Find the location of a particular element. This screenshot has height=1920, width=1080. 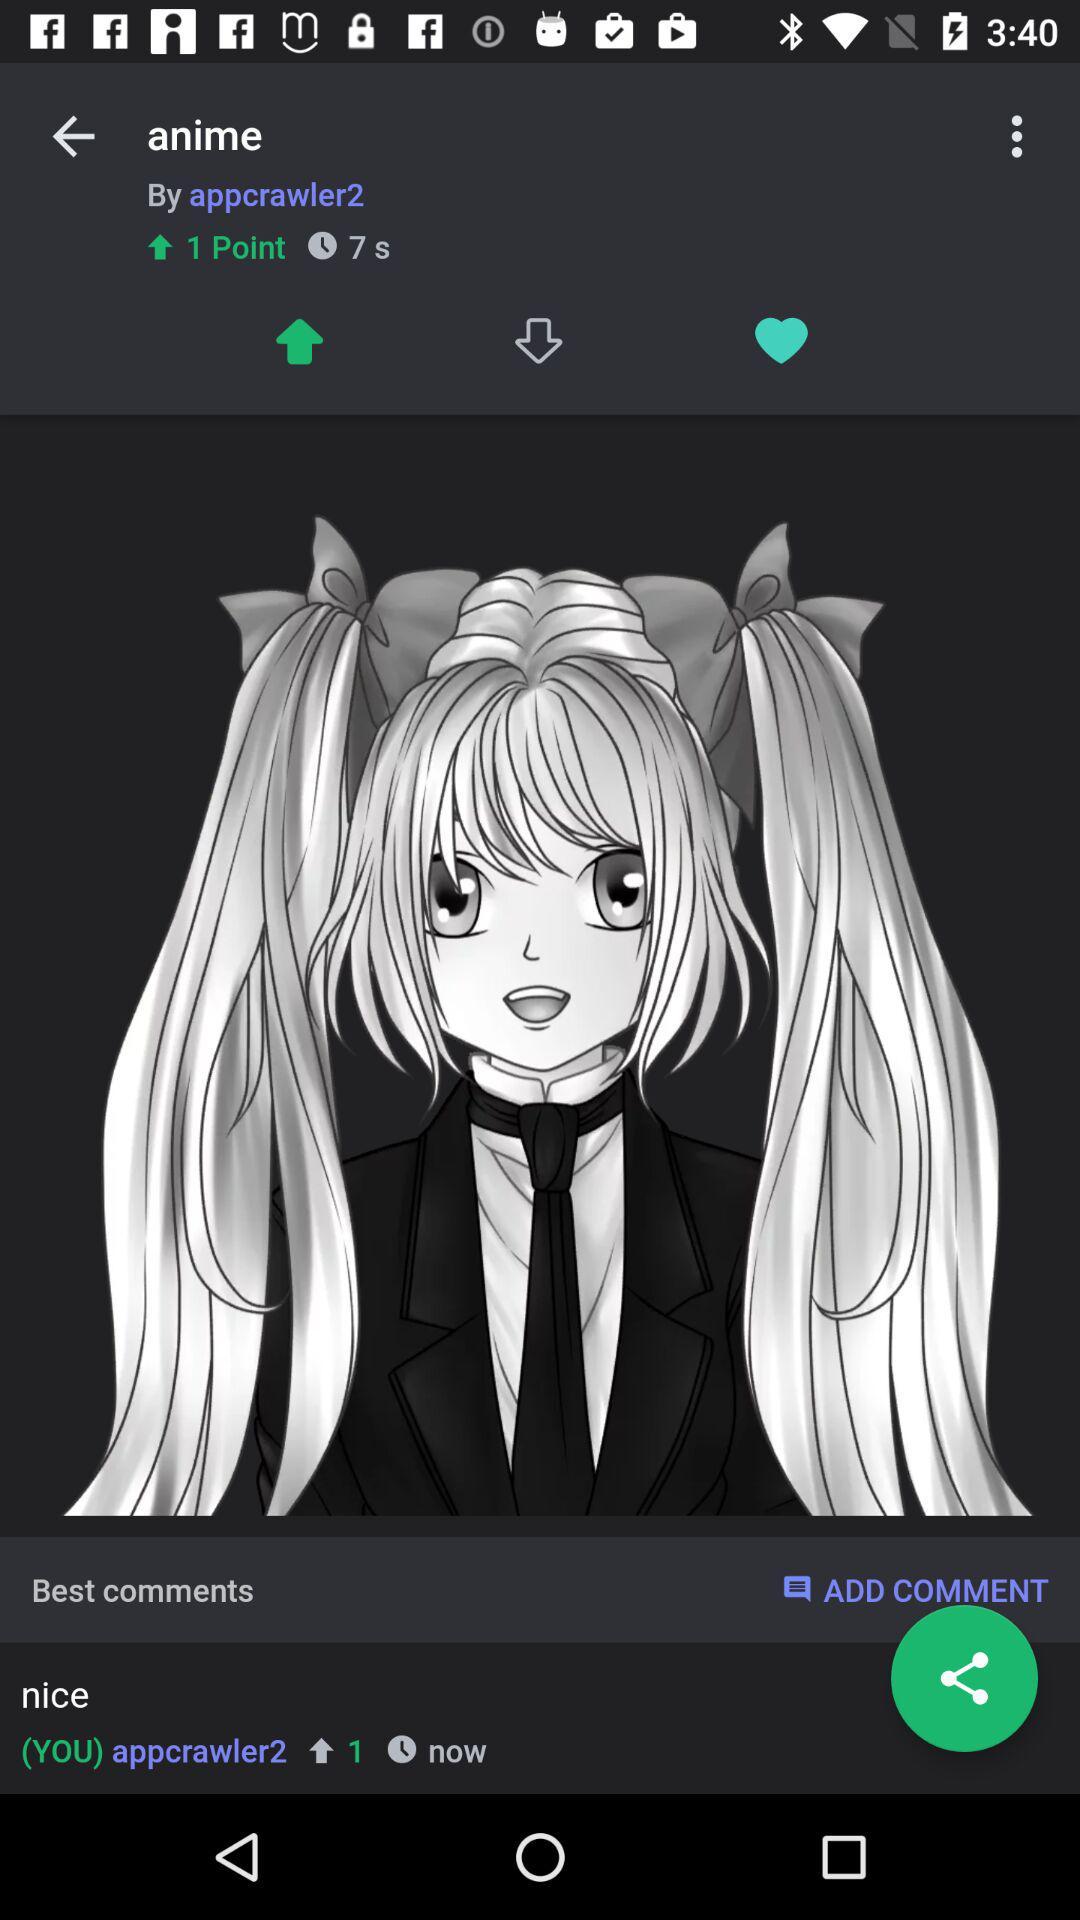

item above 1 point is located at coordinates (254, 193).